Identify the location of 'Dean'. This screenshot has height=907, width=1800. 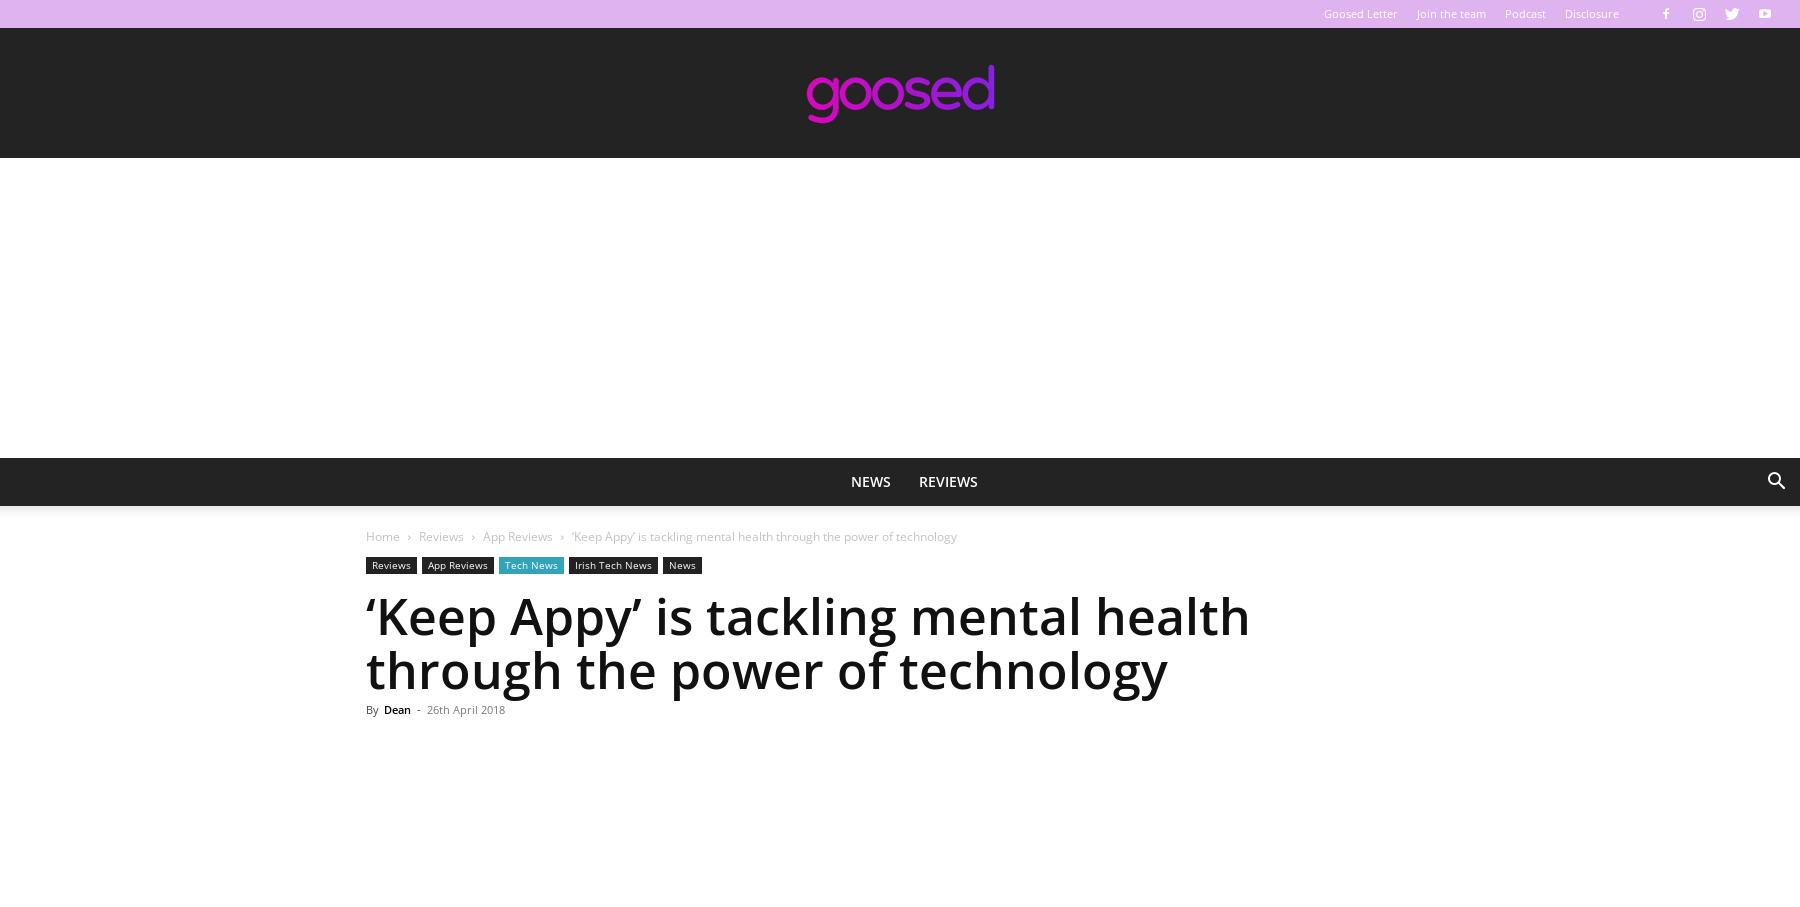
(397, 709).